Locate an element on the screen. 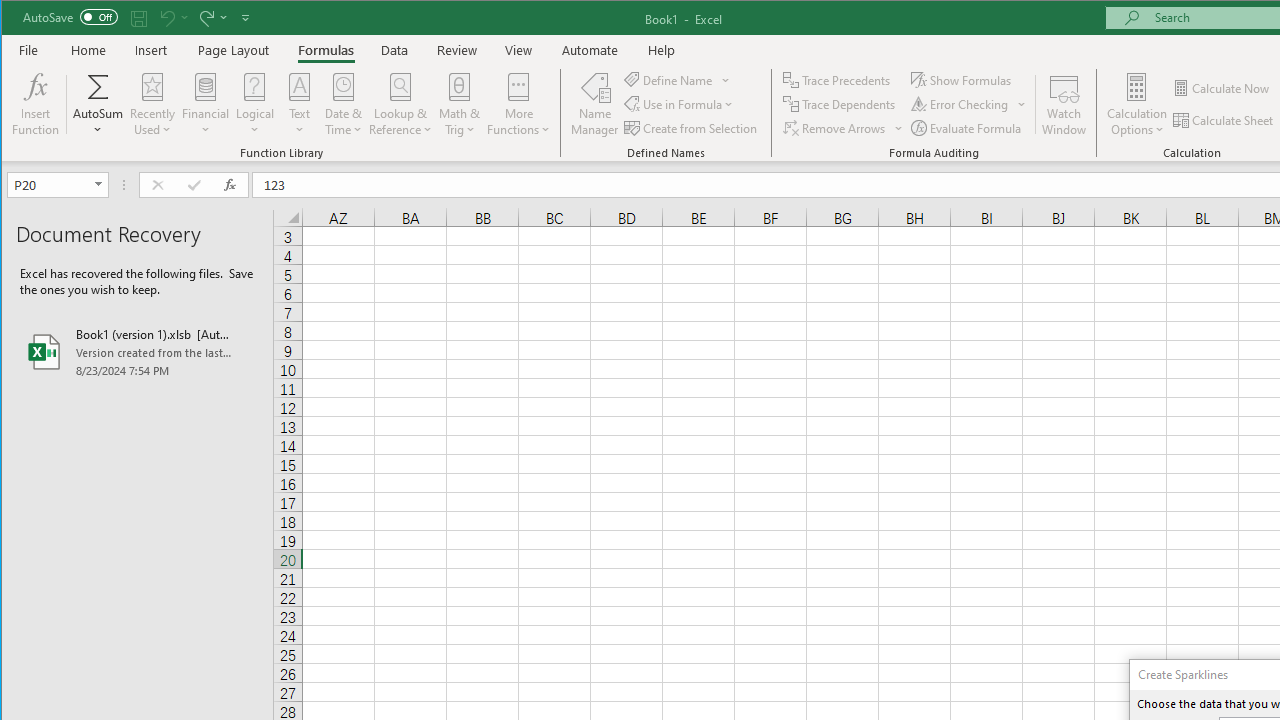  'Save' is located at coordinates (138, 17).